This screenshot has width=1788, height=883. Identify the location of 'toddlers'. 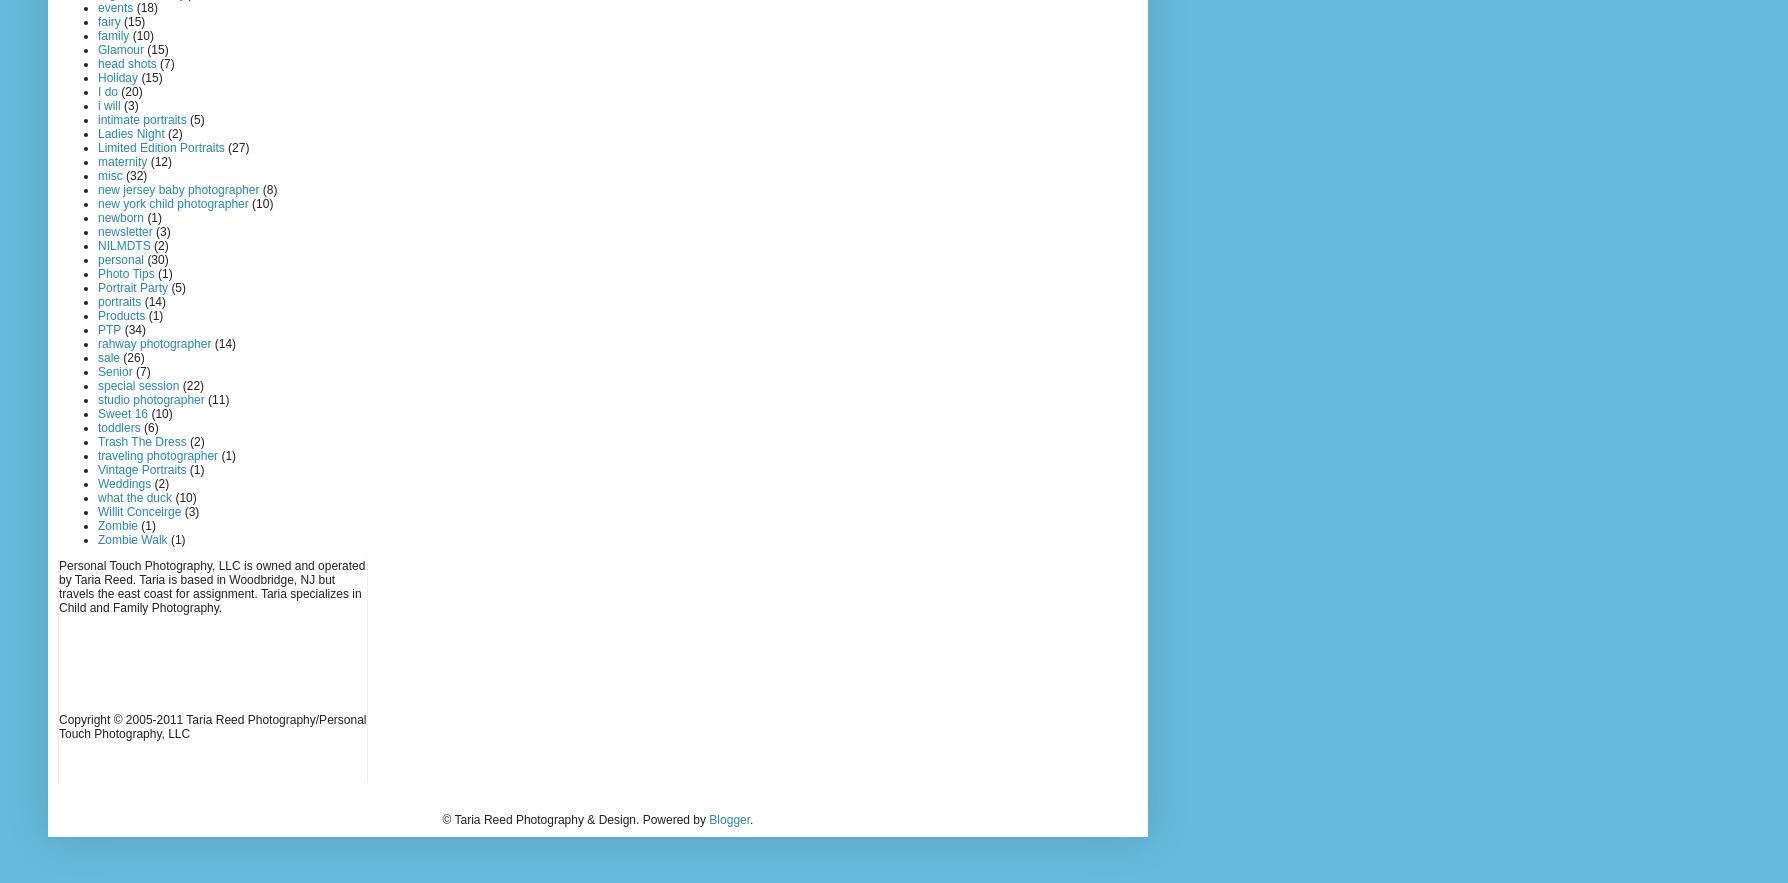
(119, 427).